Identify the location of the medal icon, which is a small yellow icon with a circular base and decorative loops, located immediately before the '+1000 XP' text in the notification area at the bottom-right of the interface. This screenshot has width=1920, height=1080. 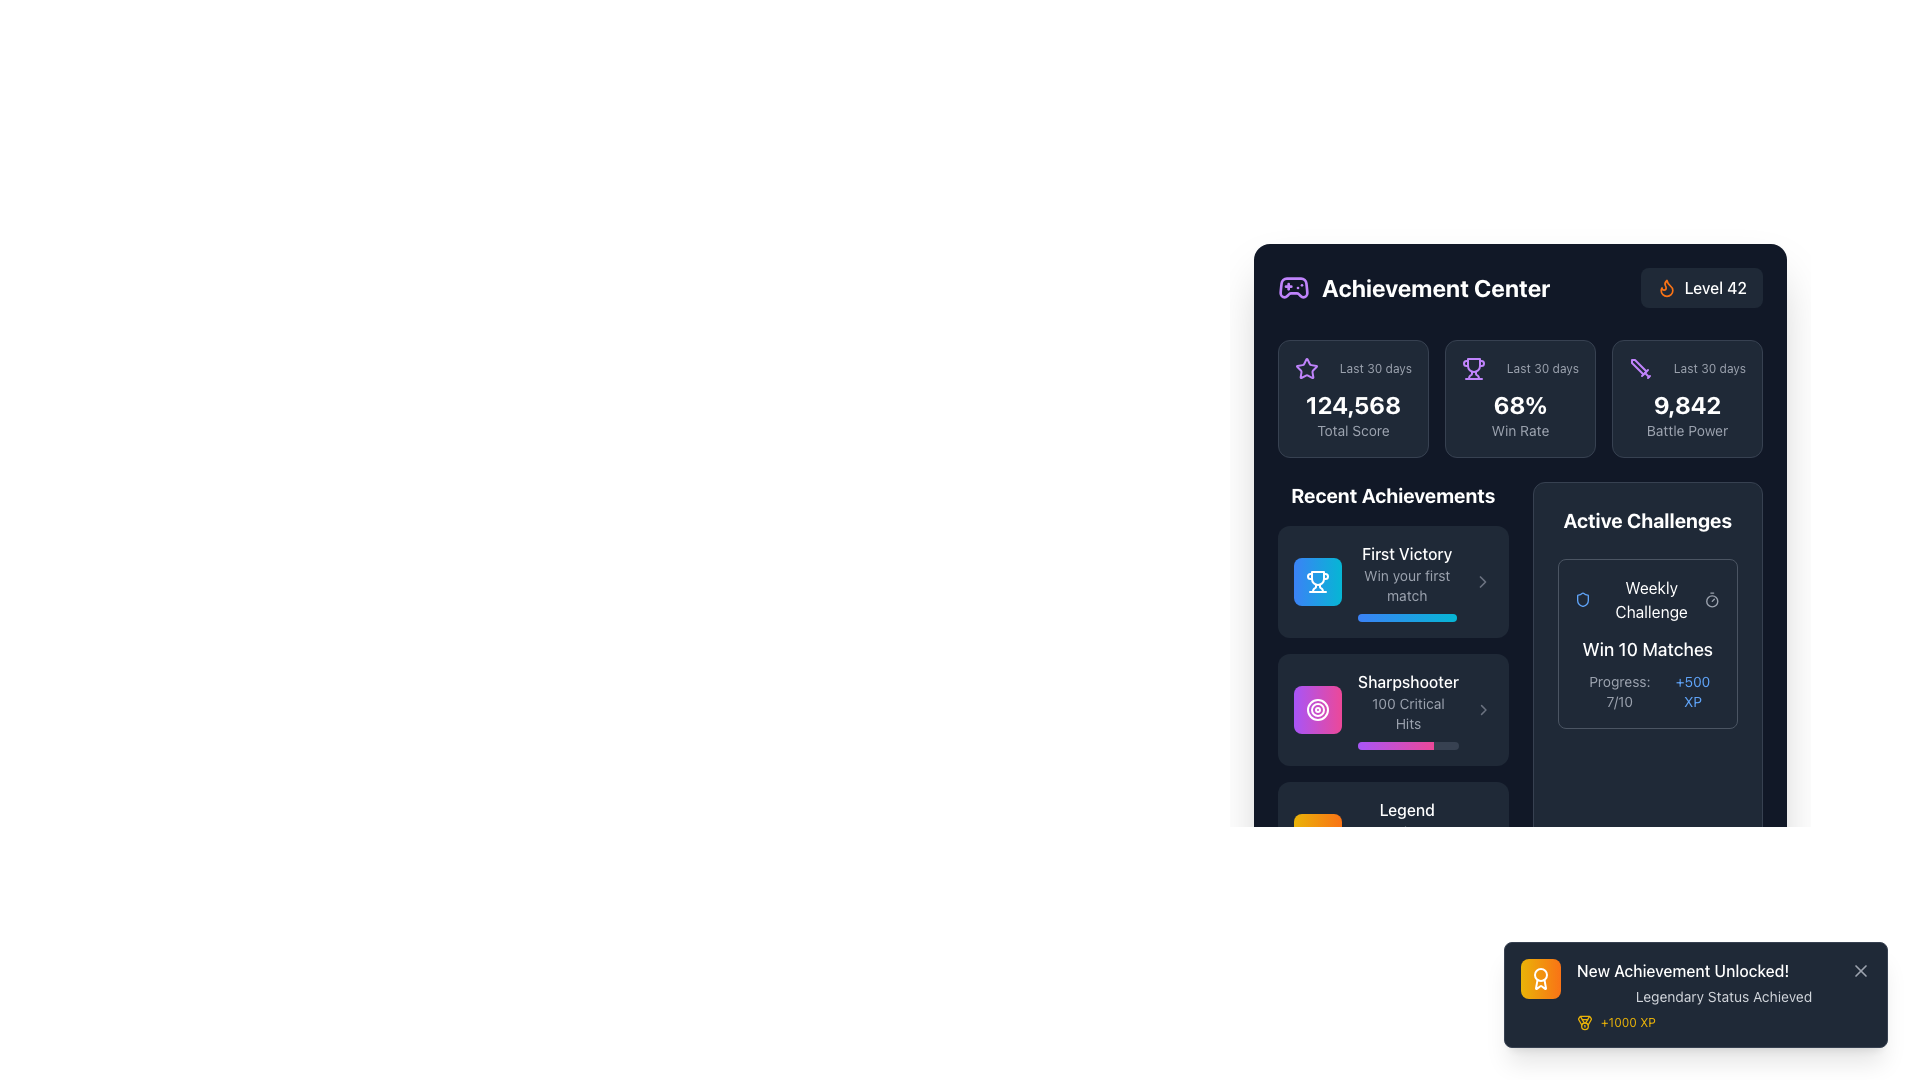
(1583, 1022).